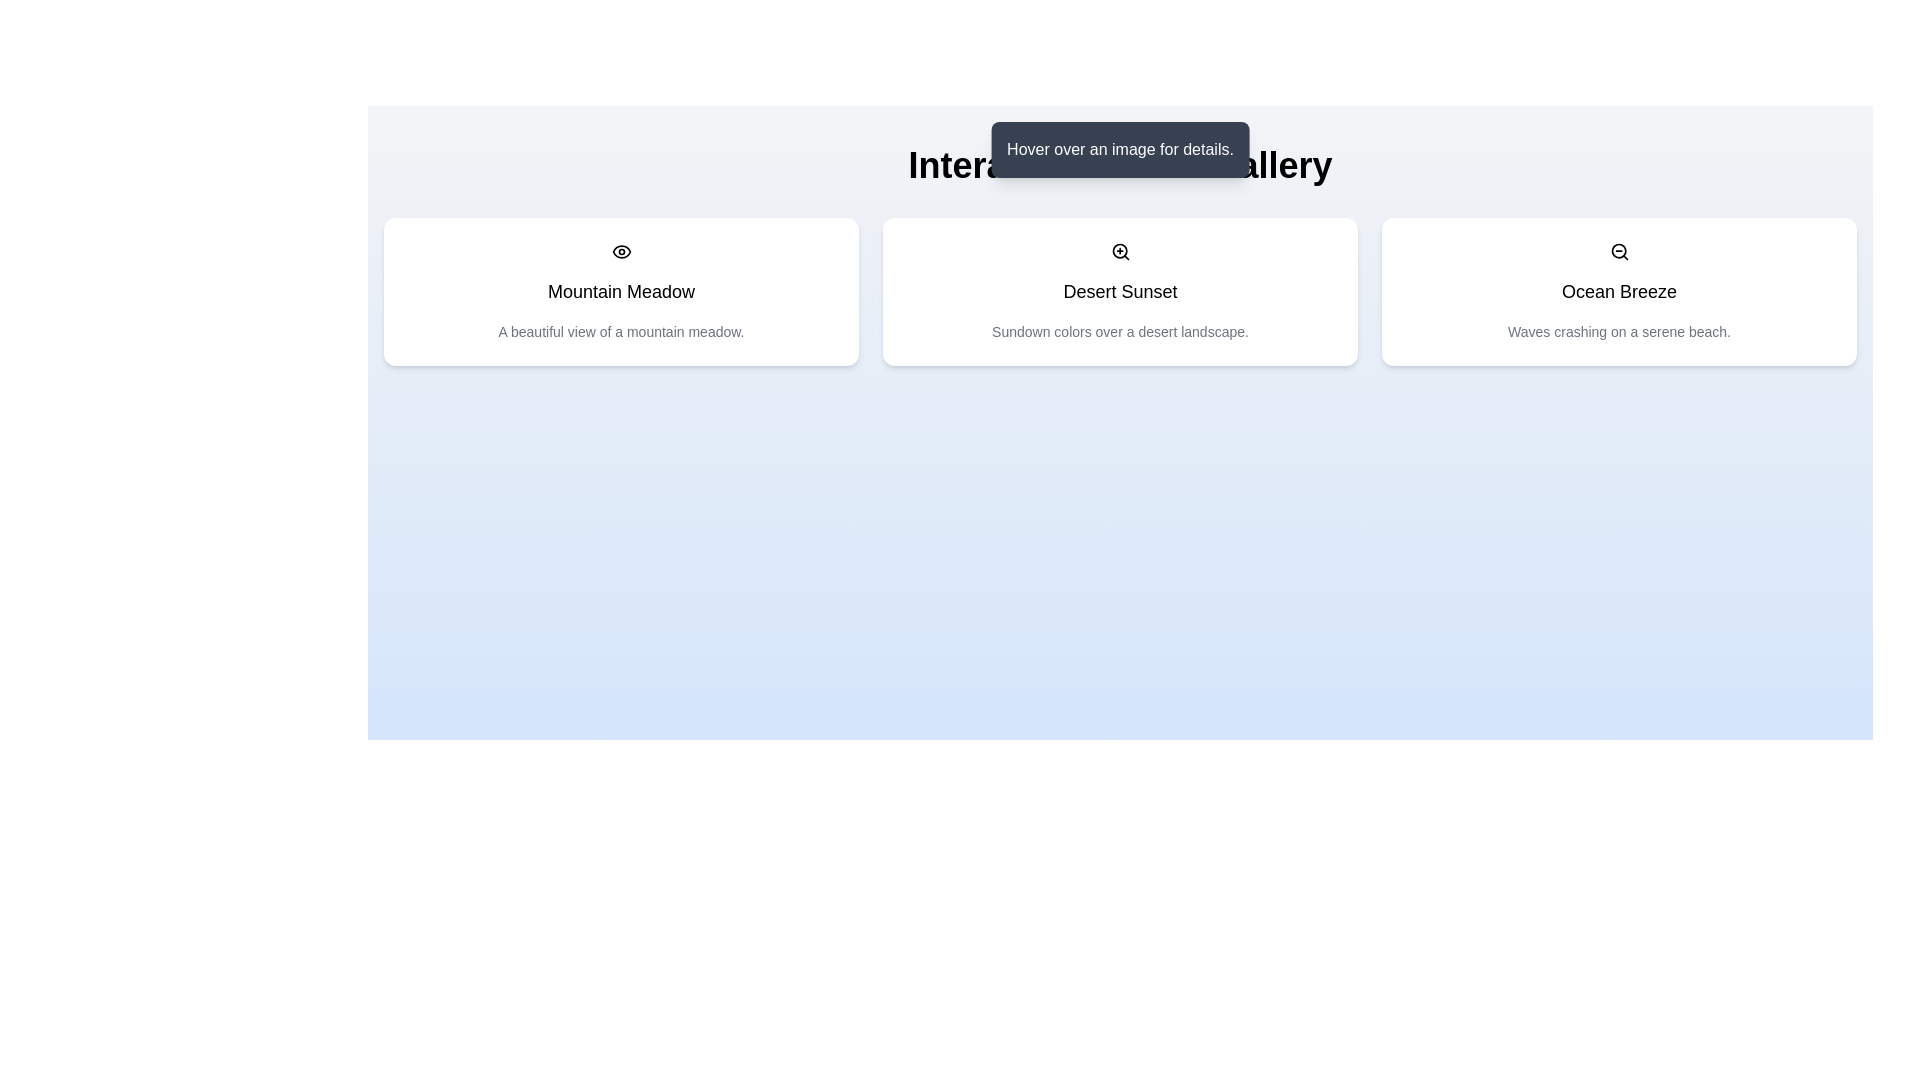 This screenshot has height=1080, width=1920. I want to click on the icon of the Card element labeled 'Desert Sunset', which features a magnifying glass icon at its center, so click(1120, 292).